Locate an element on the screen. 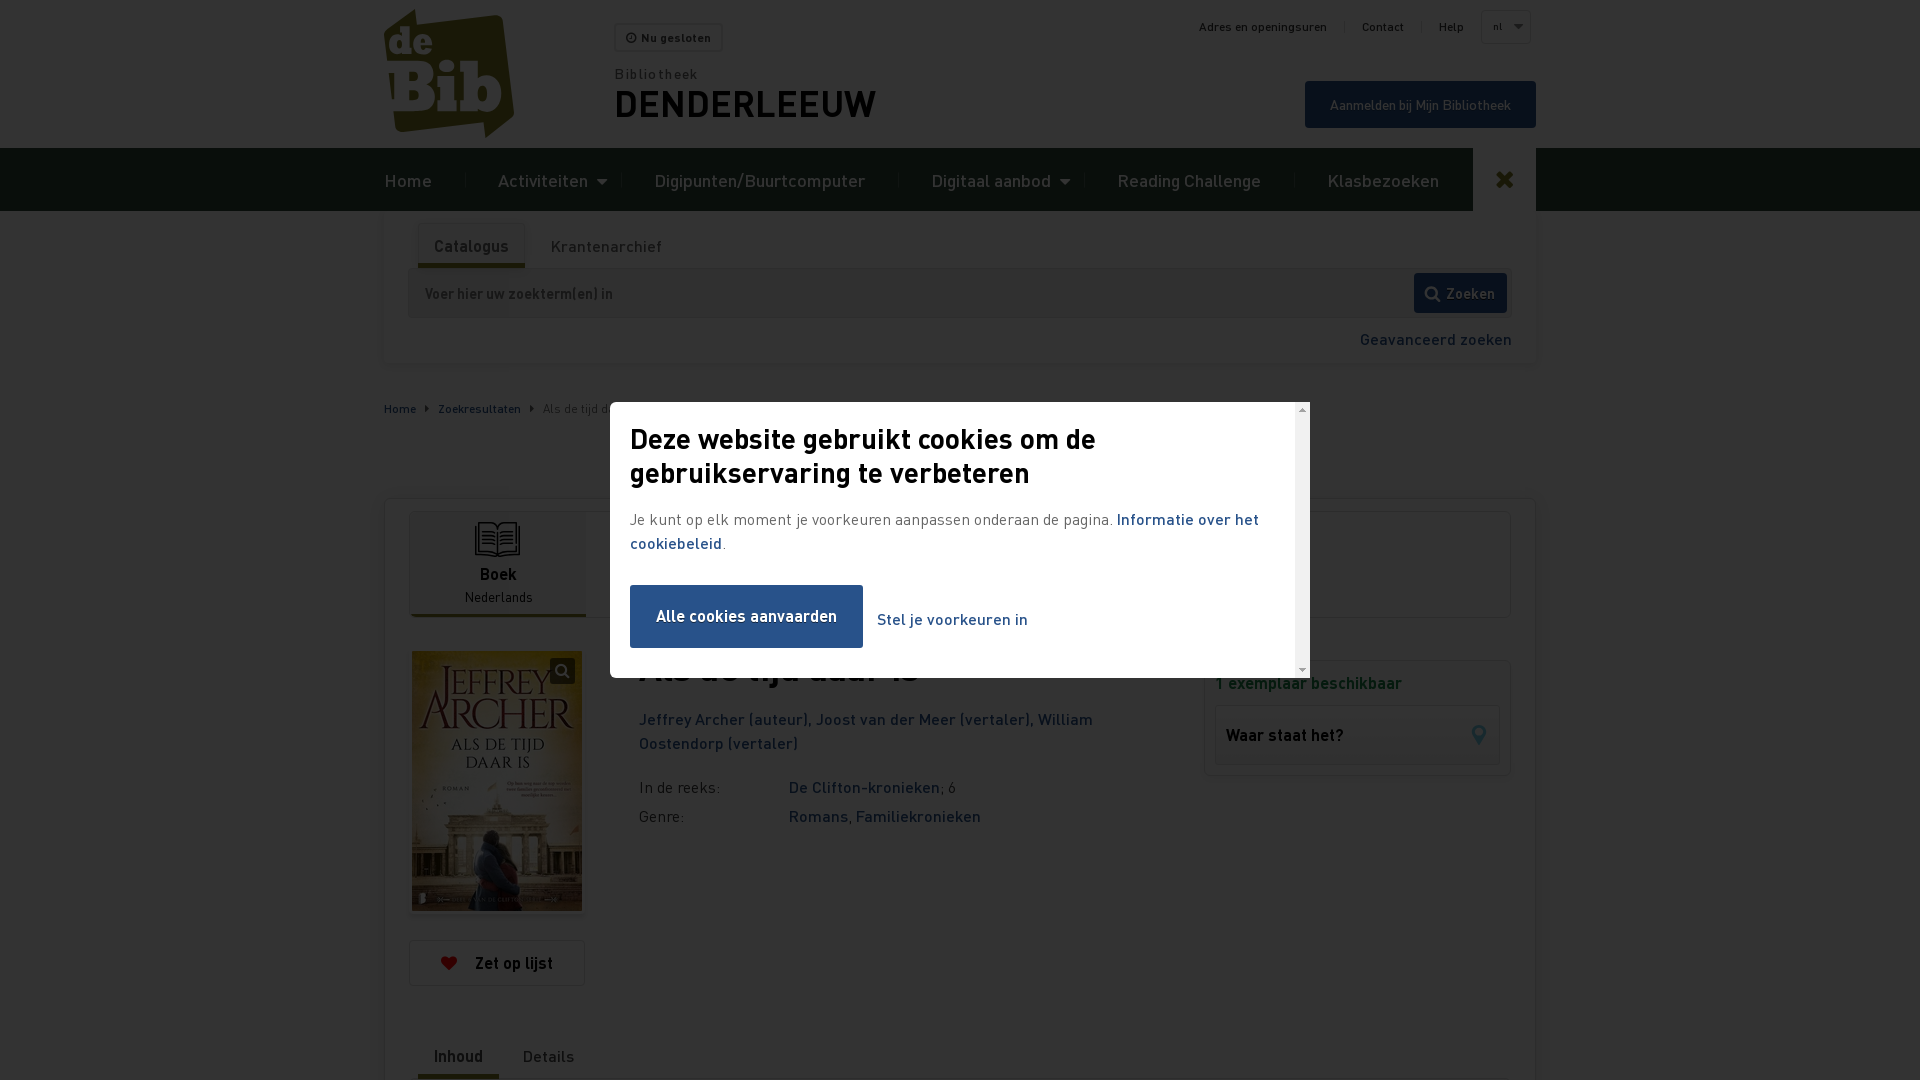 This screenshot has width=1920, height=1080. 'Catalogus' is located at coordinates (417, 245).